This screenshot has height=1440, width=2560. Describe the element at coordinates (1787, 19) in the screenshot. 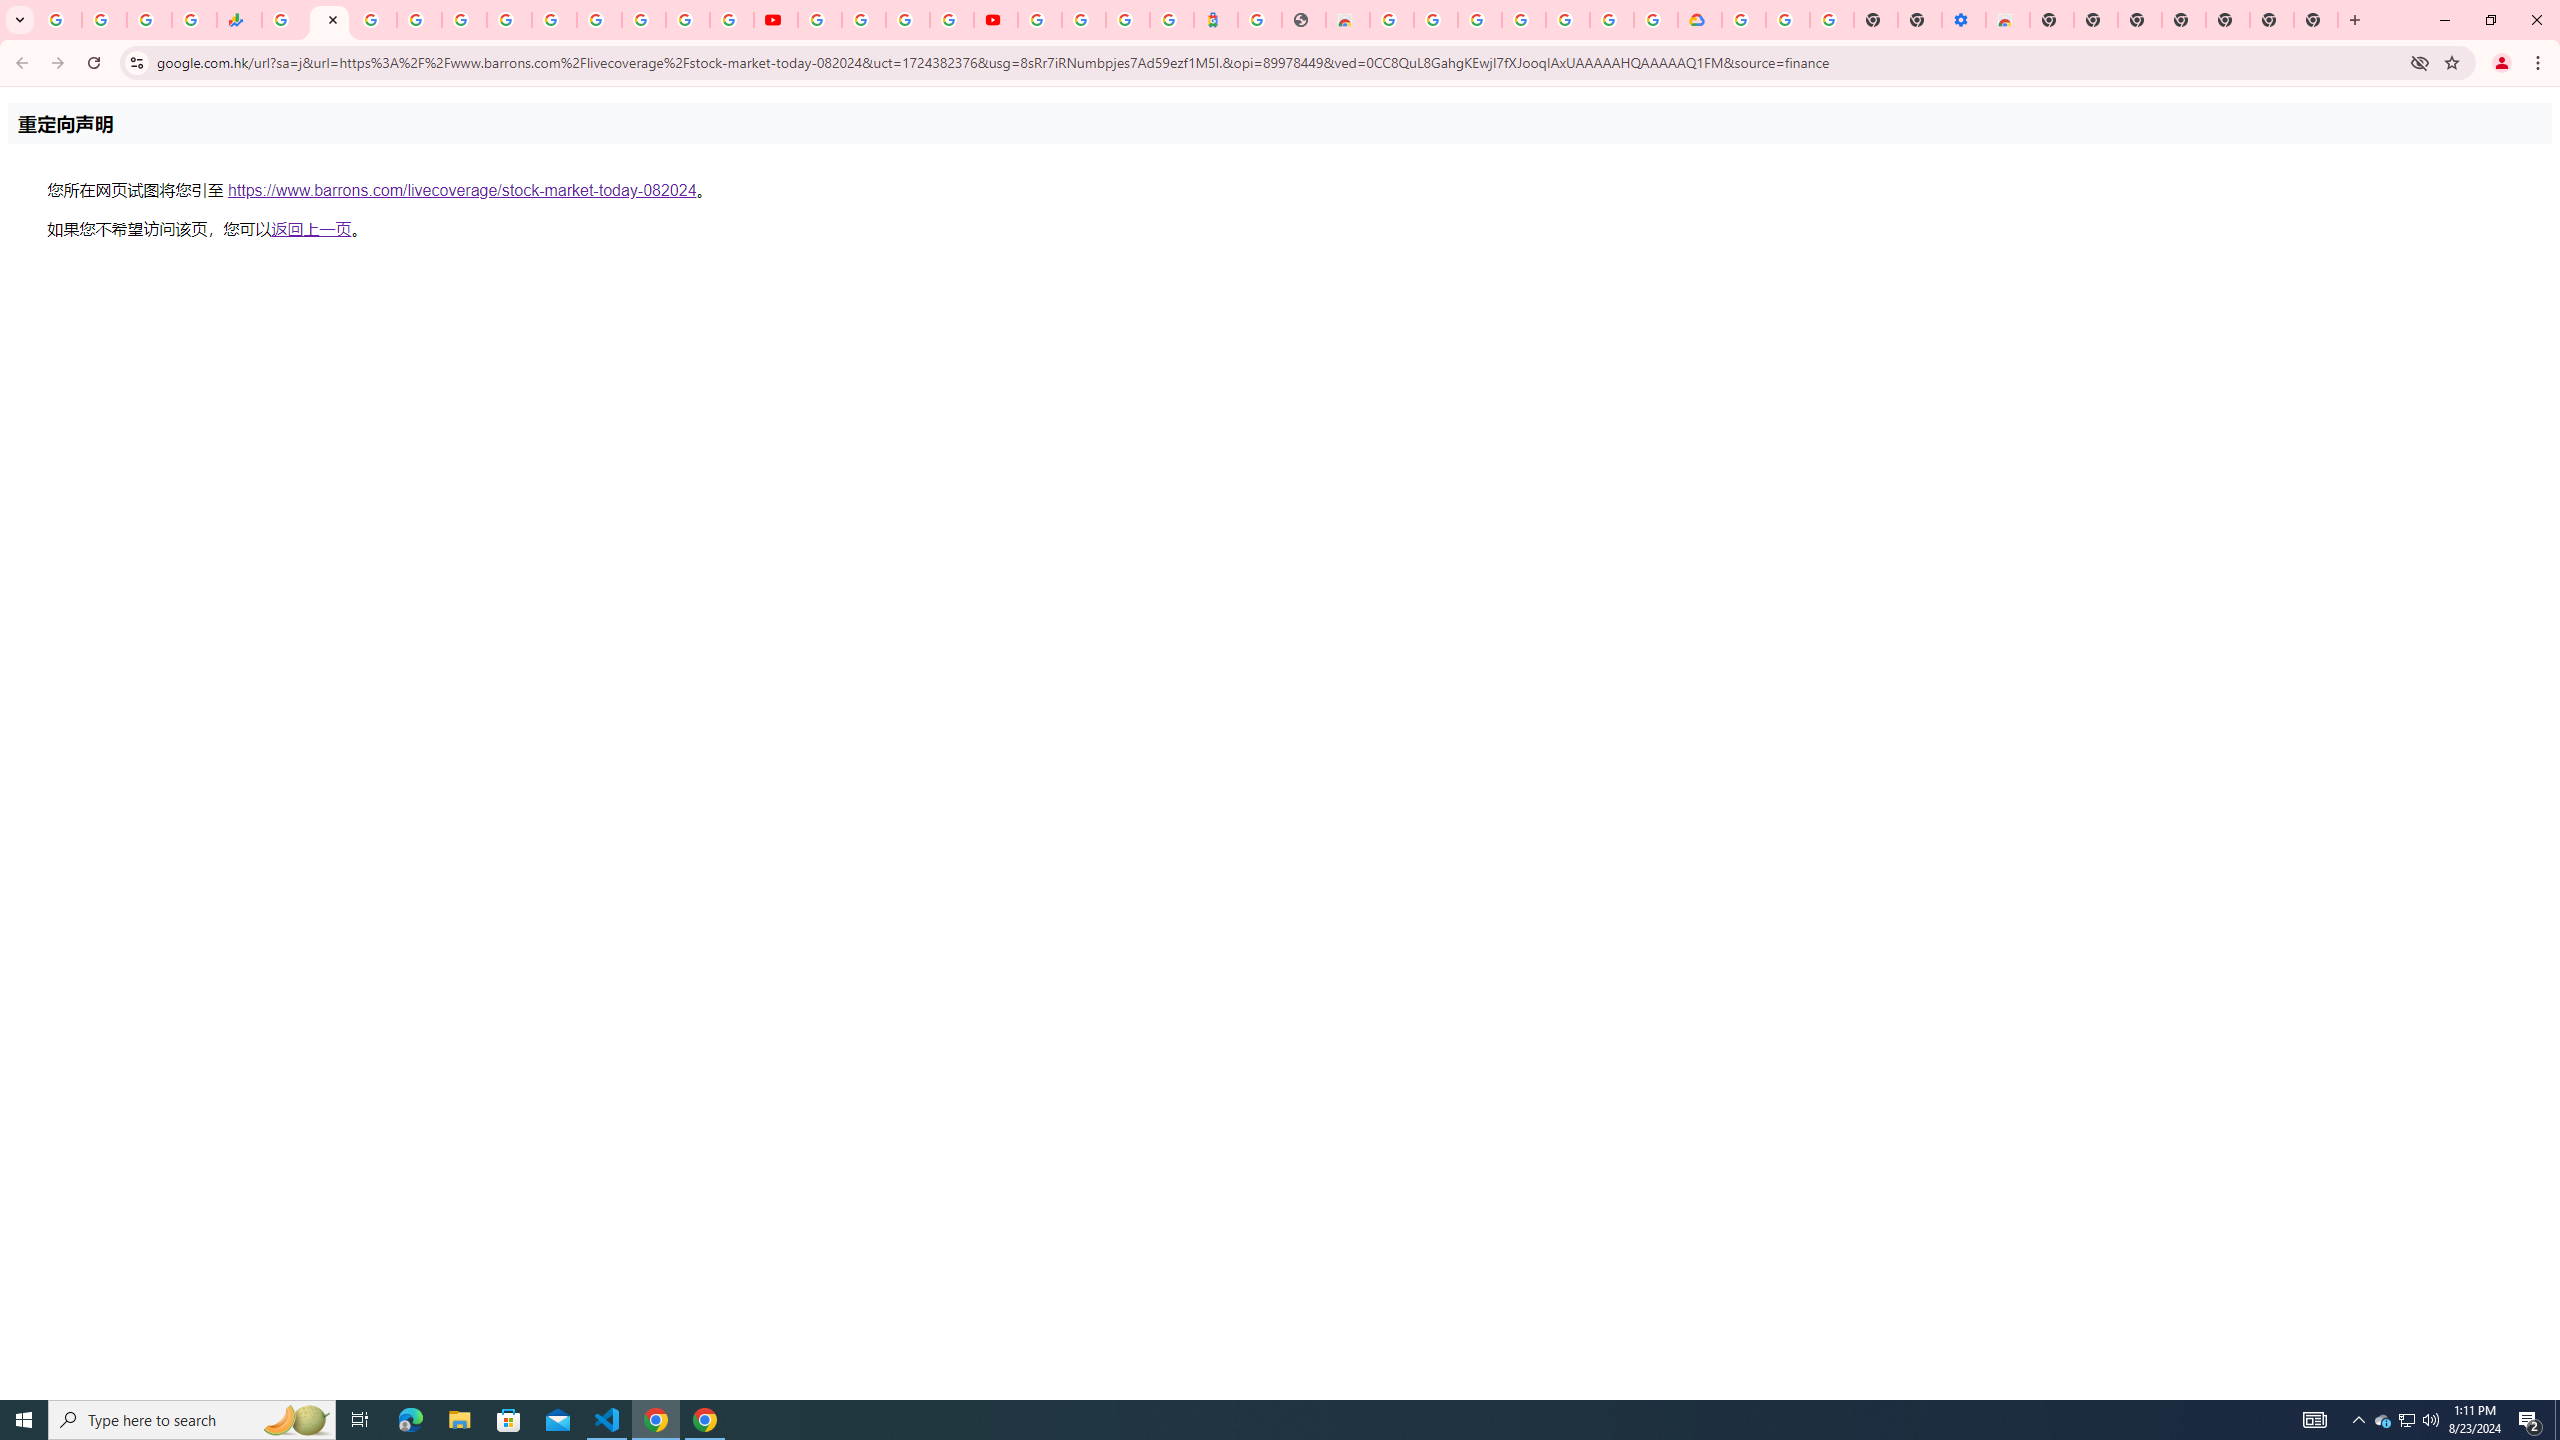

I see `'Google Account Help'` at that location.